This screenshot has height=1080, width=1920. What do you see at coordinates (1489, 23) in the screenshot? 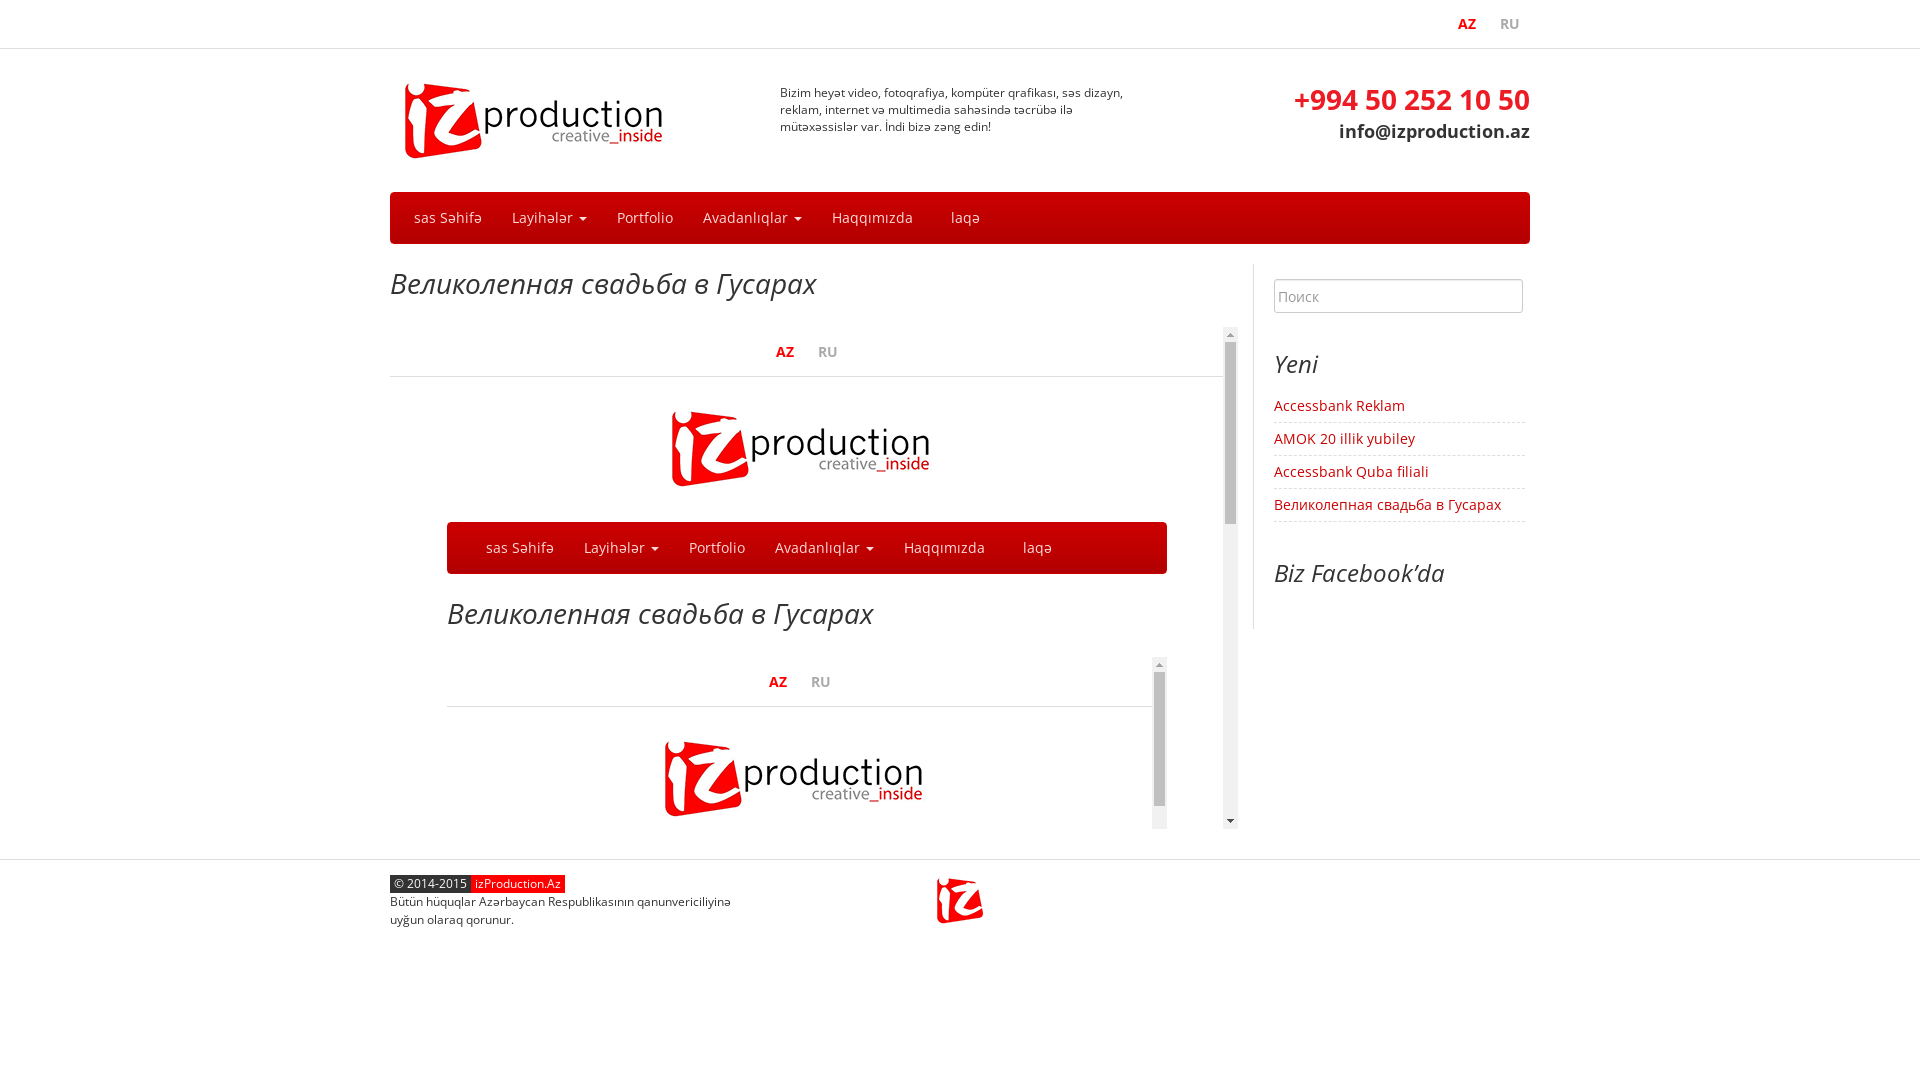
I see `'RU'` at bounding box center [1489, 23].